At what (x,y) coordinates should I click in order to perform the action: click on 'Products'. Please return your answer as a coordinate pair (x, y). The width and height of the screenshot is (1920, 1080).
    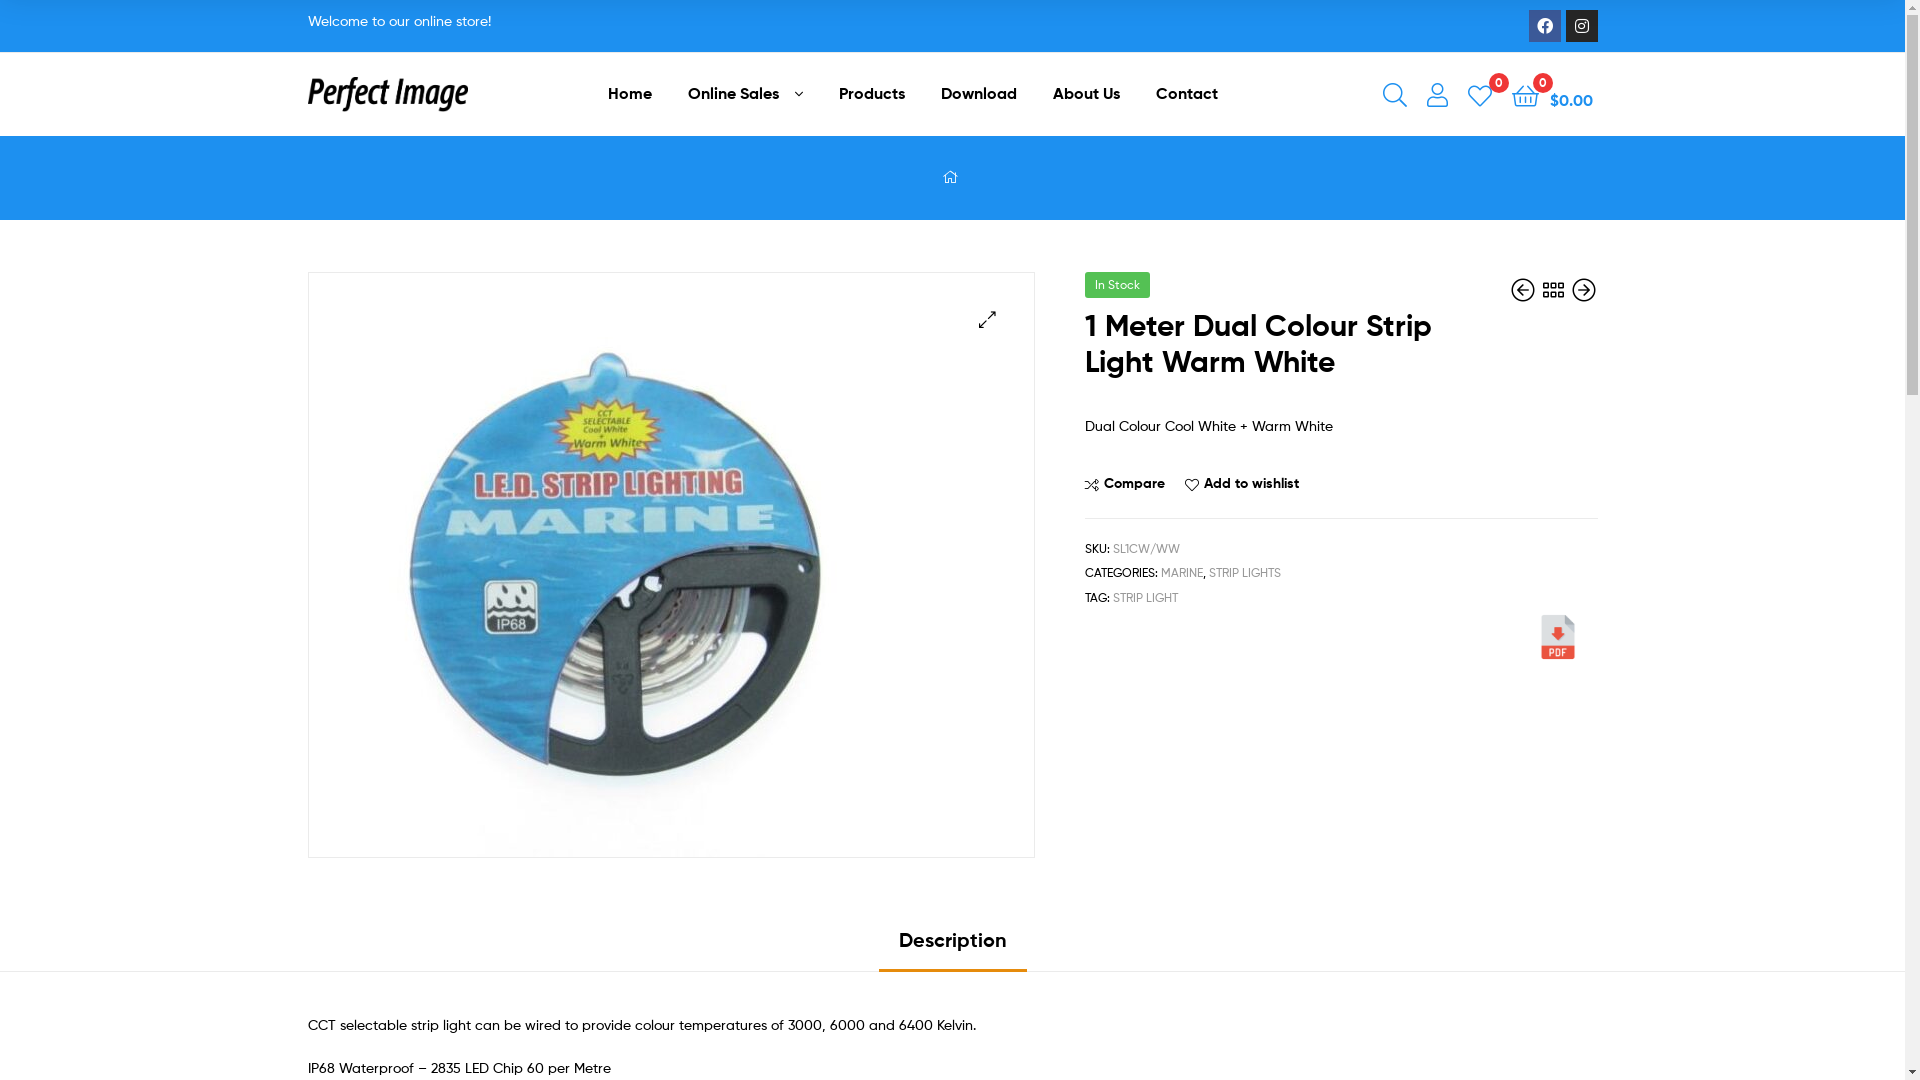
    Looking at the image, I should click on (822, 93).